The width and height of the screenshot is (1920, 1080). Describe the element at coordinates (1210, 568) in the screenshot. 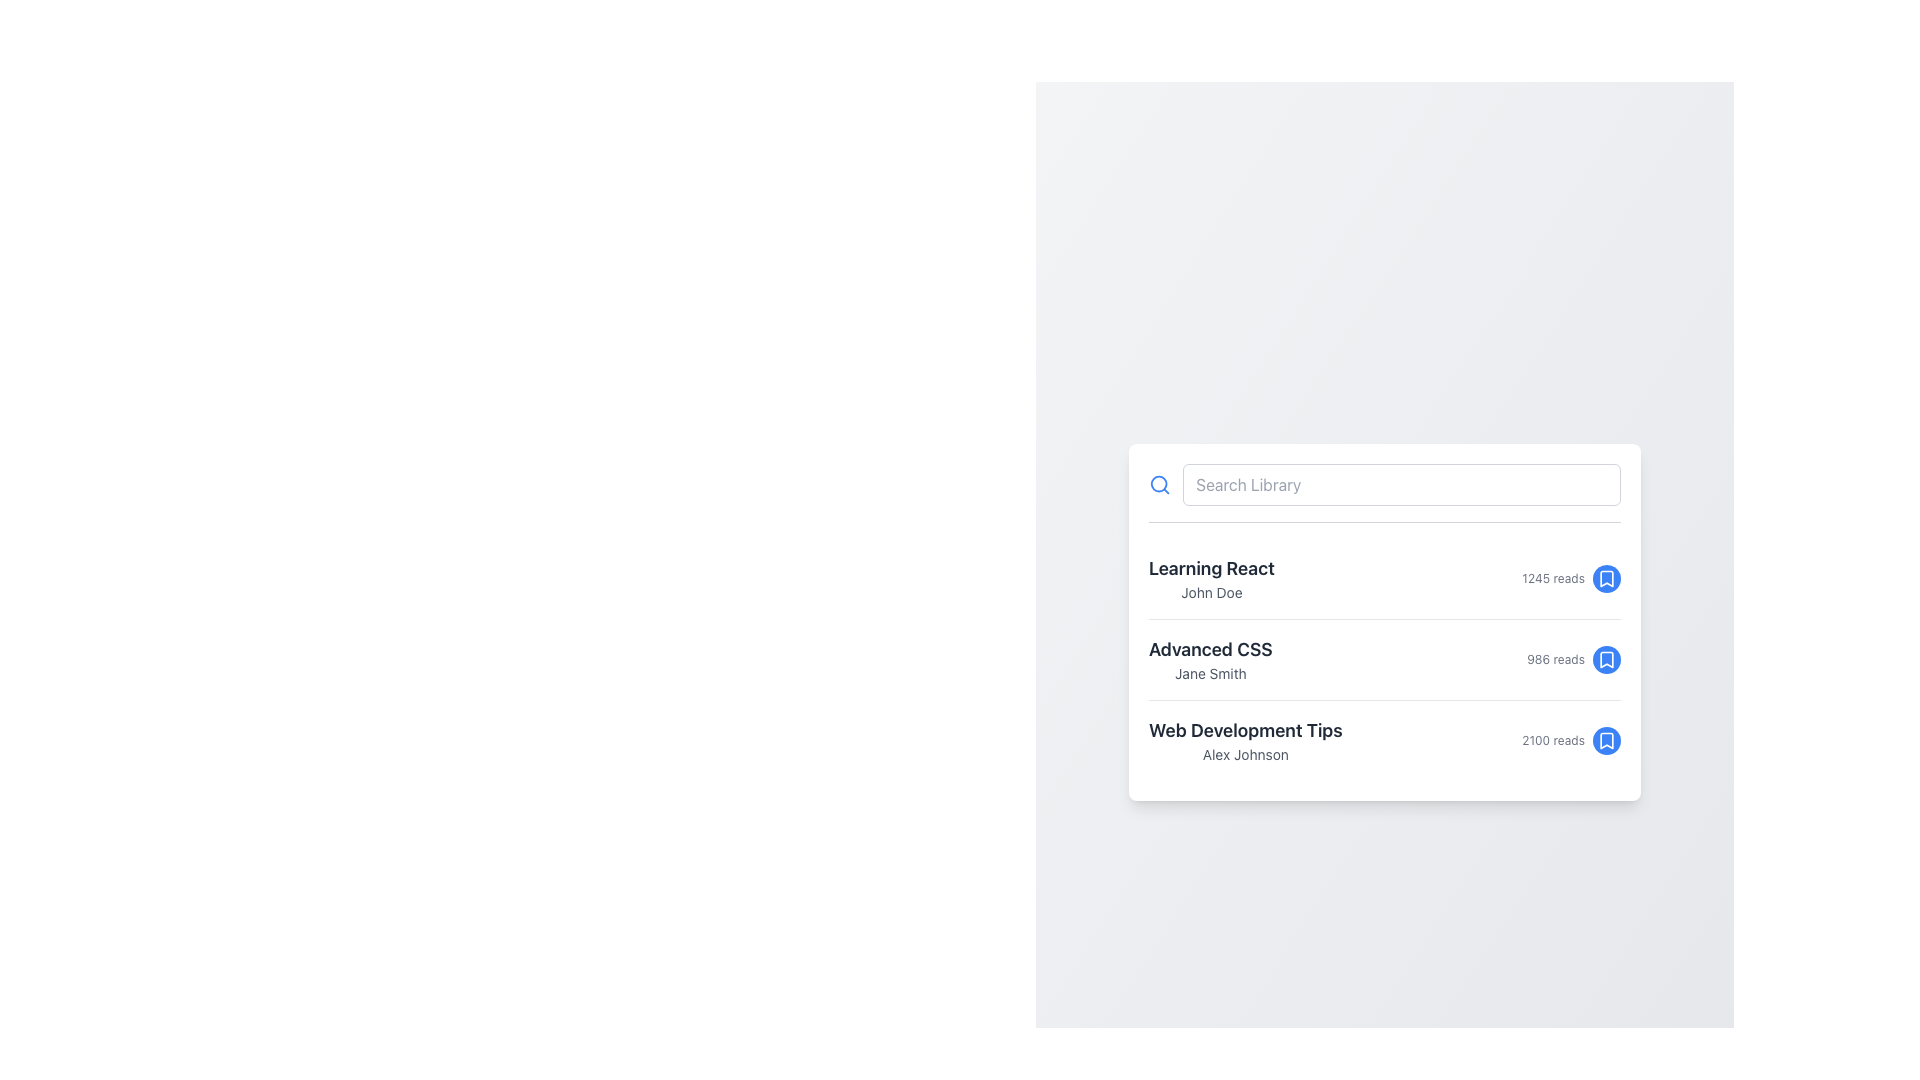

I see `the Text Label that serves as the title for the first list item, located above the 'John Doe' label` at that location.